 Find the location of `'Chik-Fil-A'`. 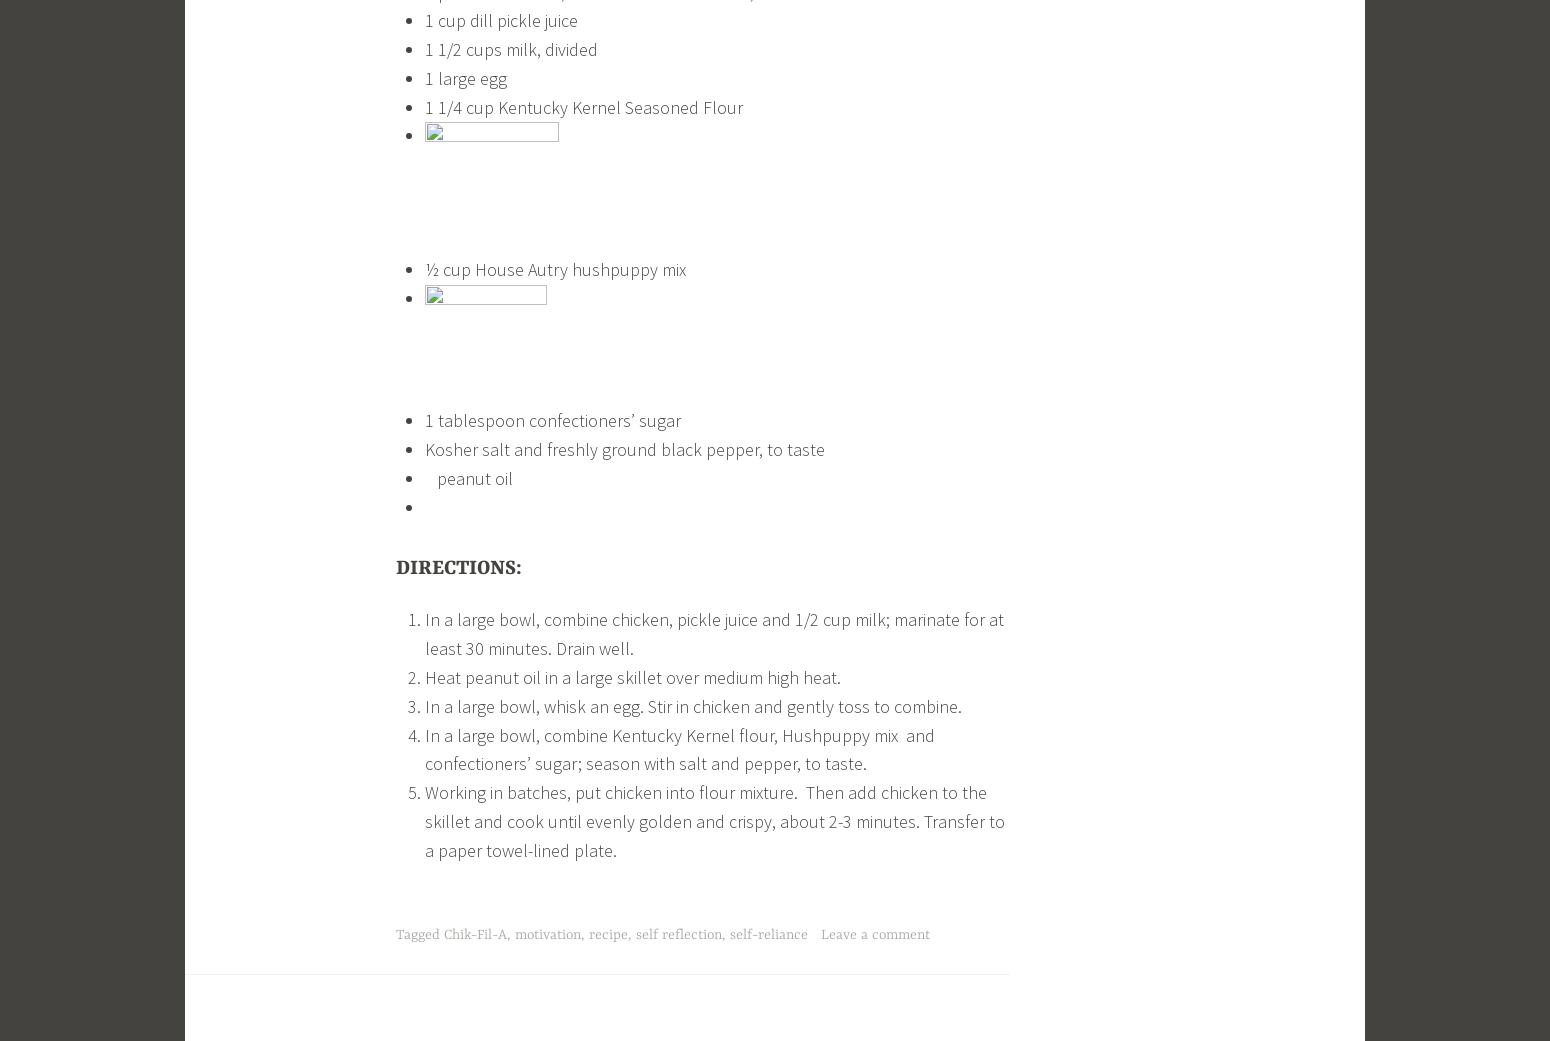

'Chik-Fil-A' is located at coordinates (474, 934).